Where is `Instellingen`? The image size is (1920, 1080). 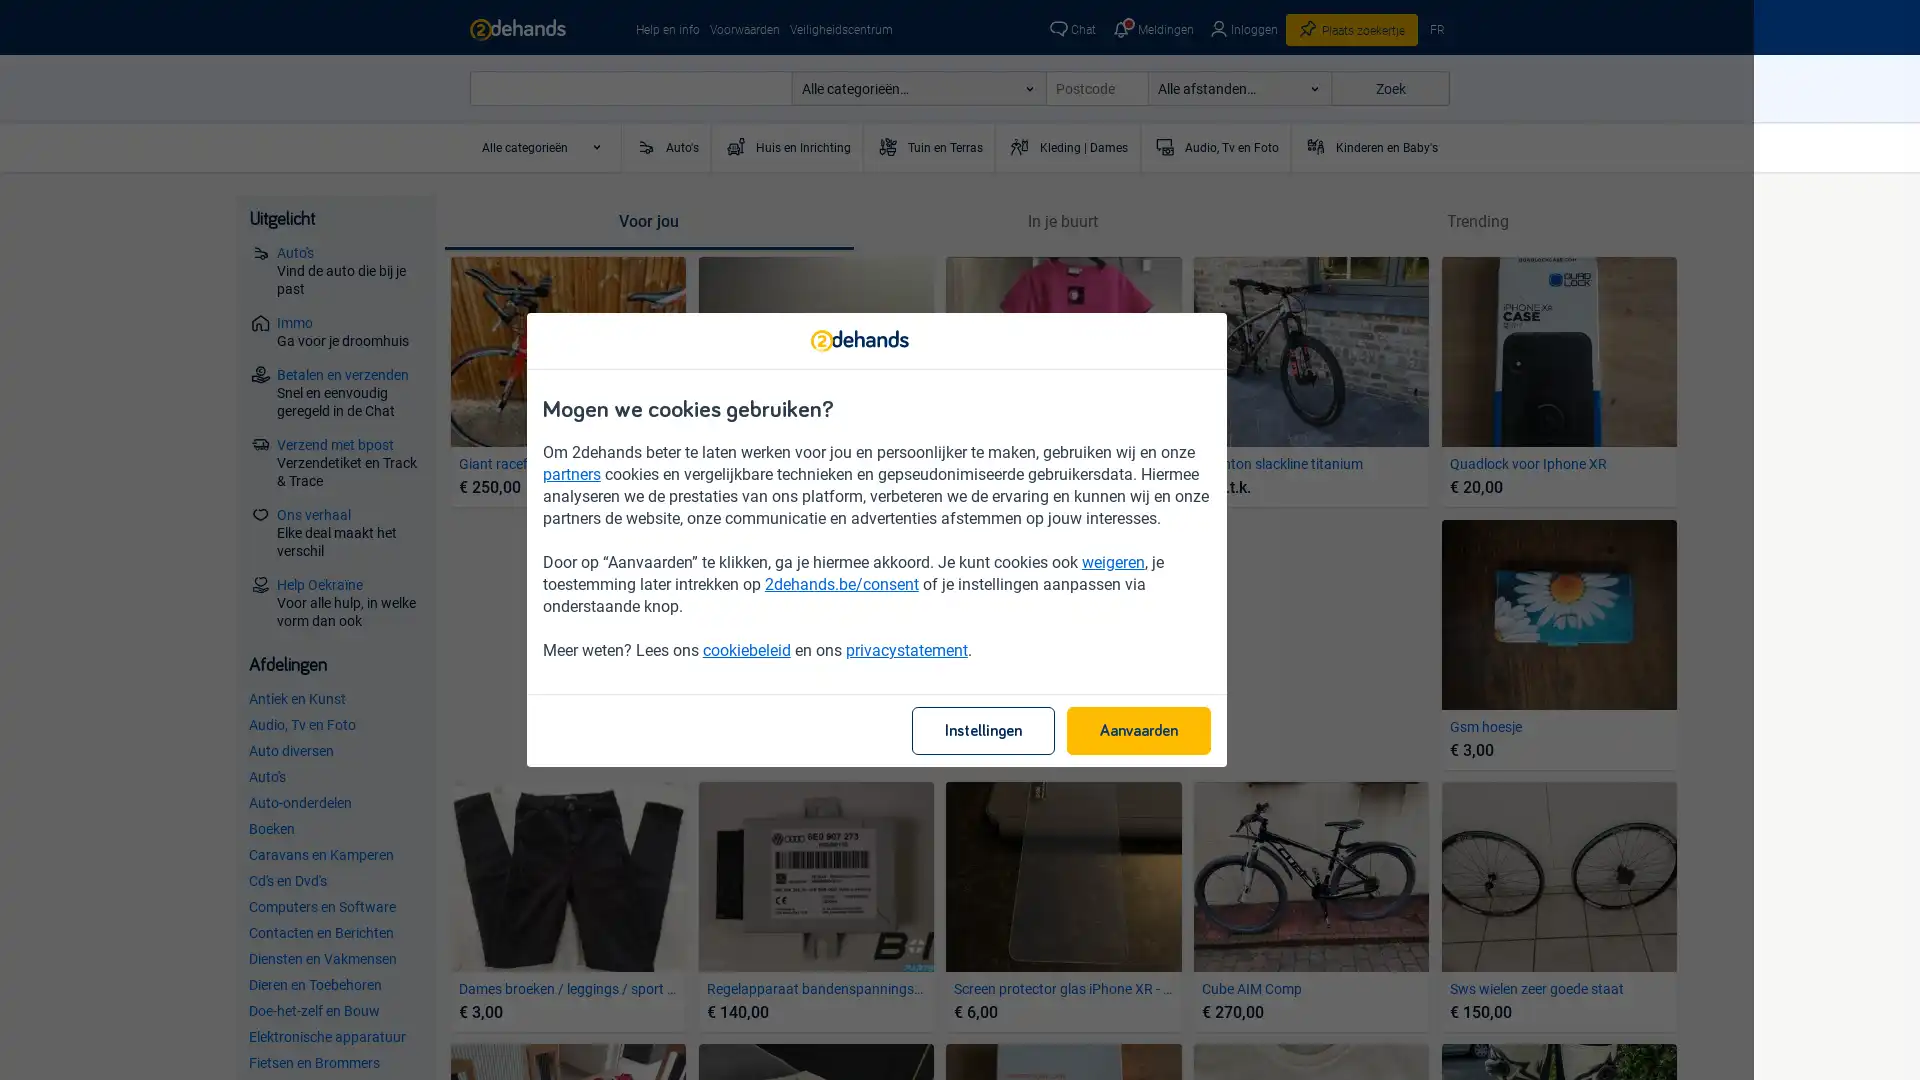 Instellingen is located at coordinates (1065, 731).